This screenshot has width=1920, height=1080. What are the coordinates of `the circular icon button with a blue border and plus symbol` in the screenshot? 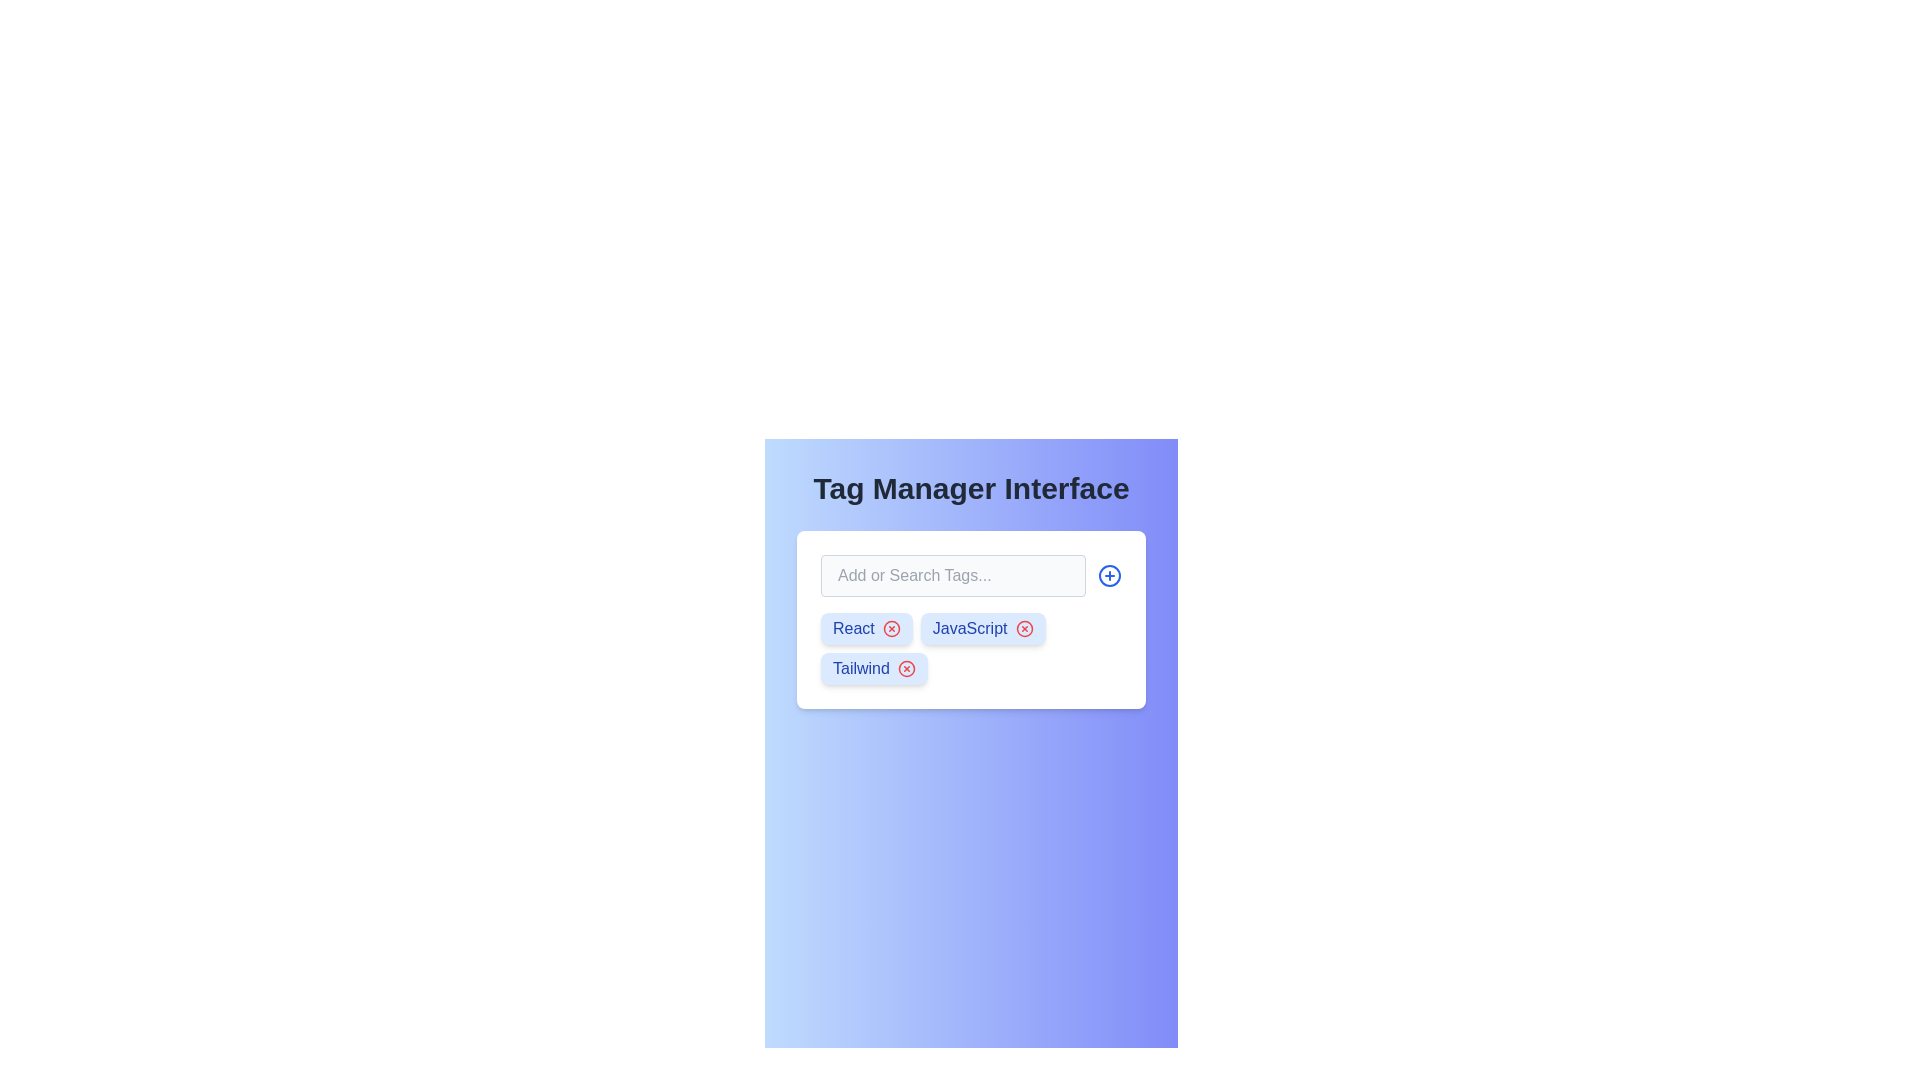 It's located at (1108, 575).